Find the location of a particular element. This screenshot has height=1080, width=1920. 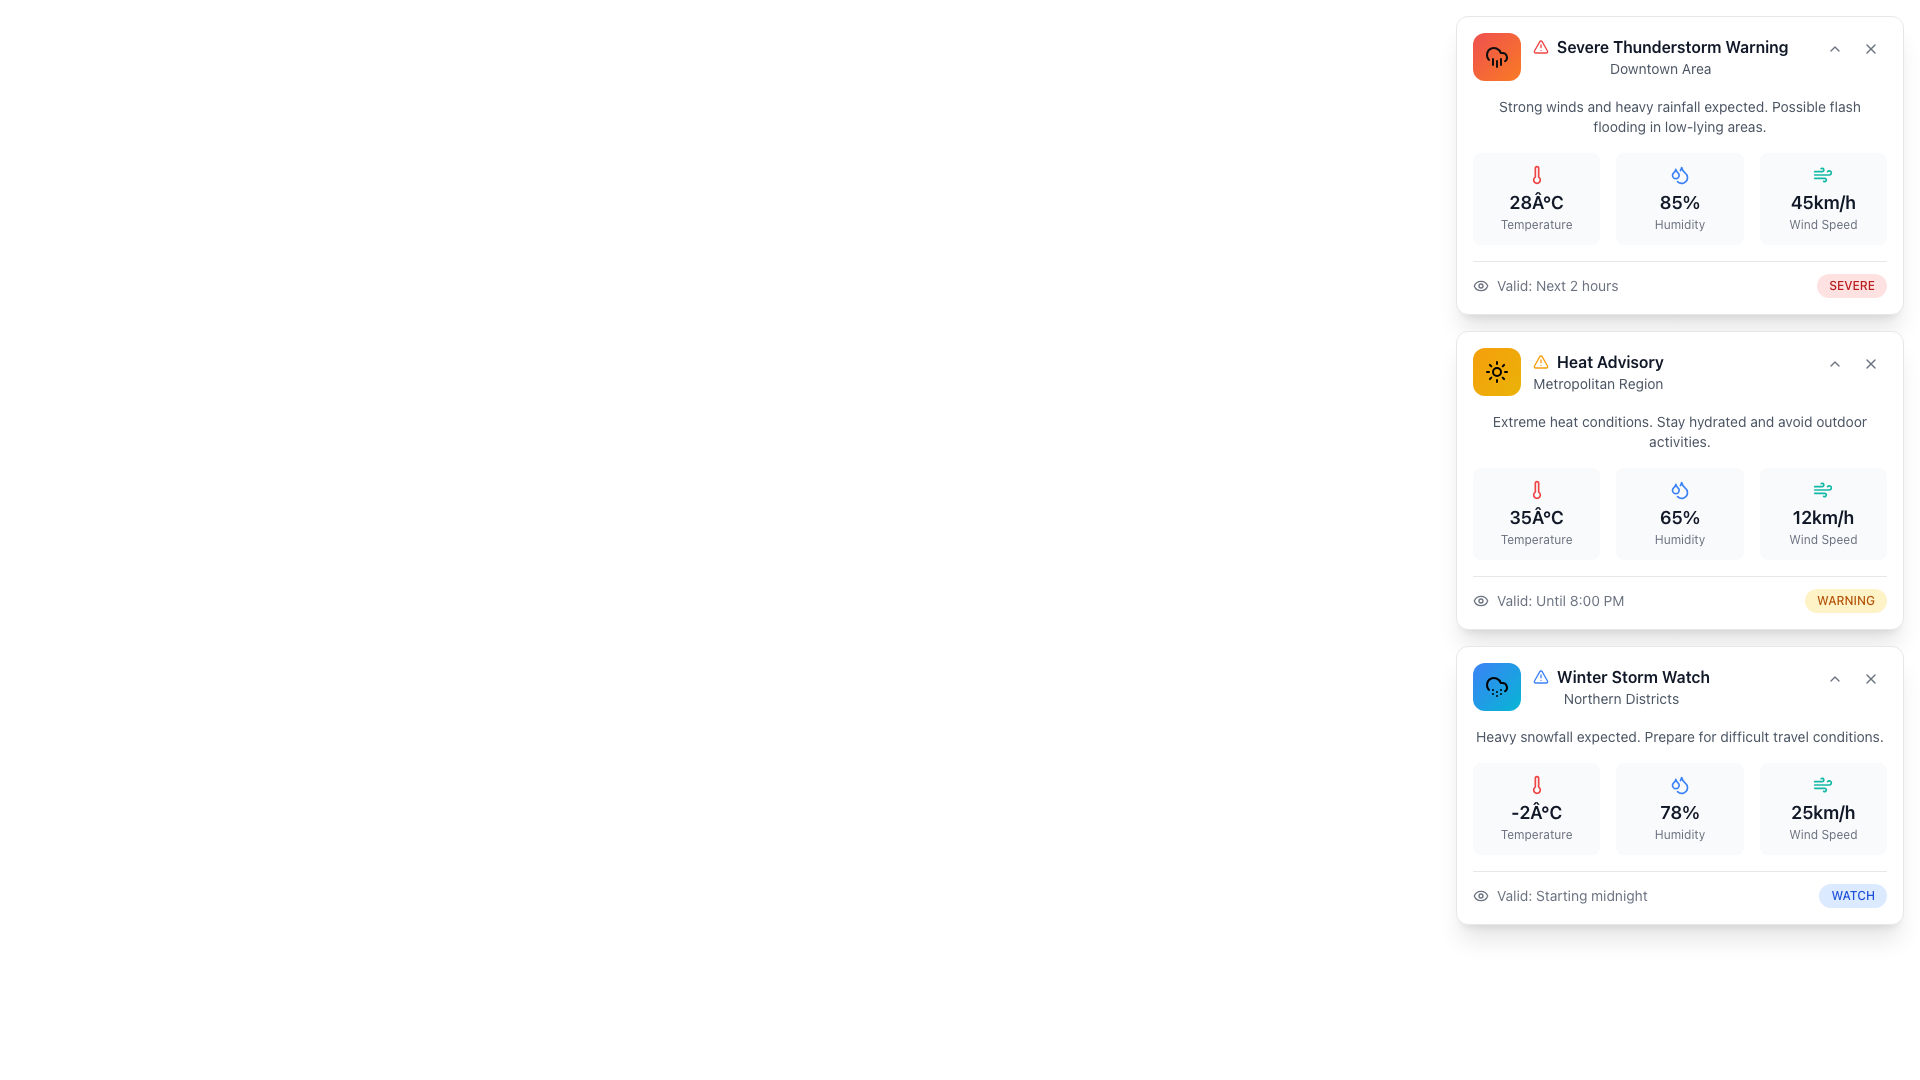

the third informational display block showing '12km/h' wind speed with a light gray background and teal icon, located below the 'Heat Advisory' section is located at coordinates (1823, 512).